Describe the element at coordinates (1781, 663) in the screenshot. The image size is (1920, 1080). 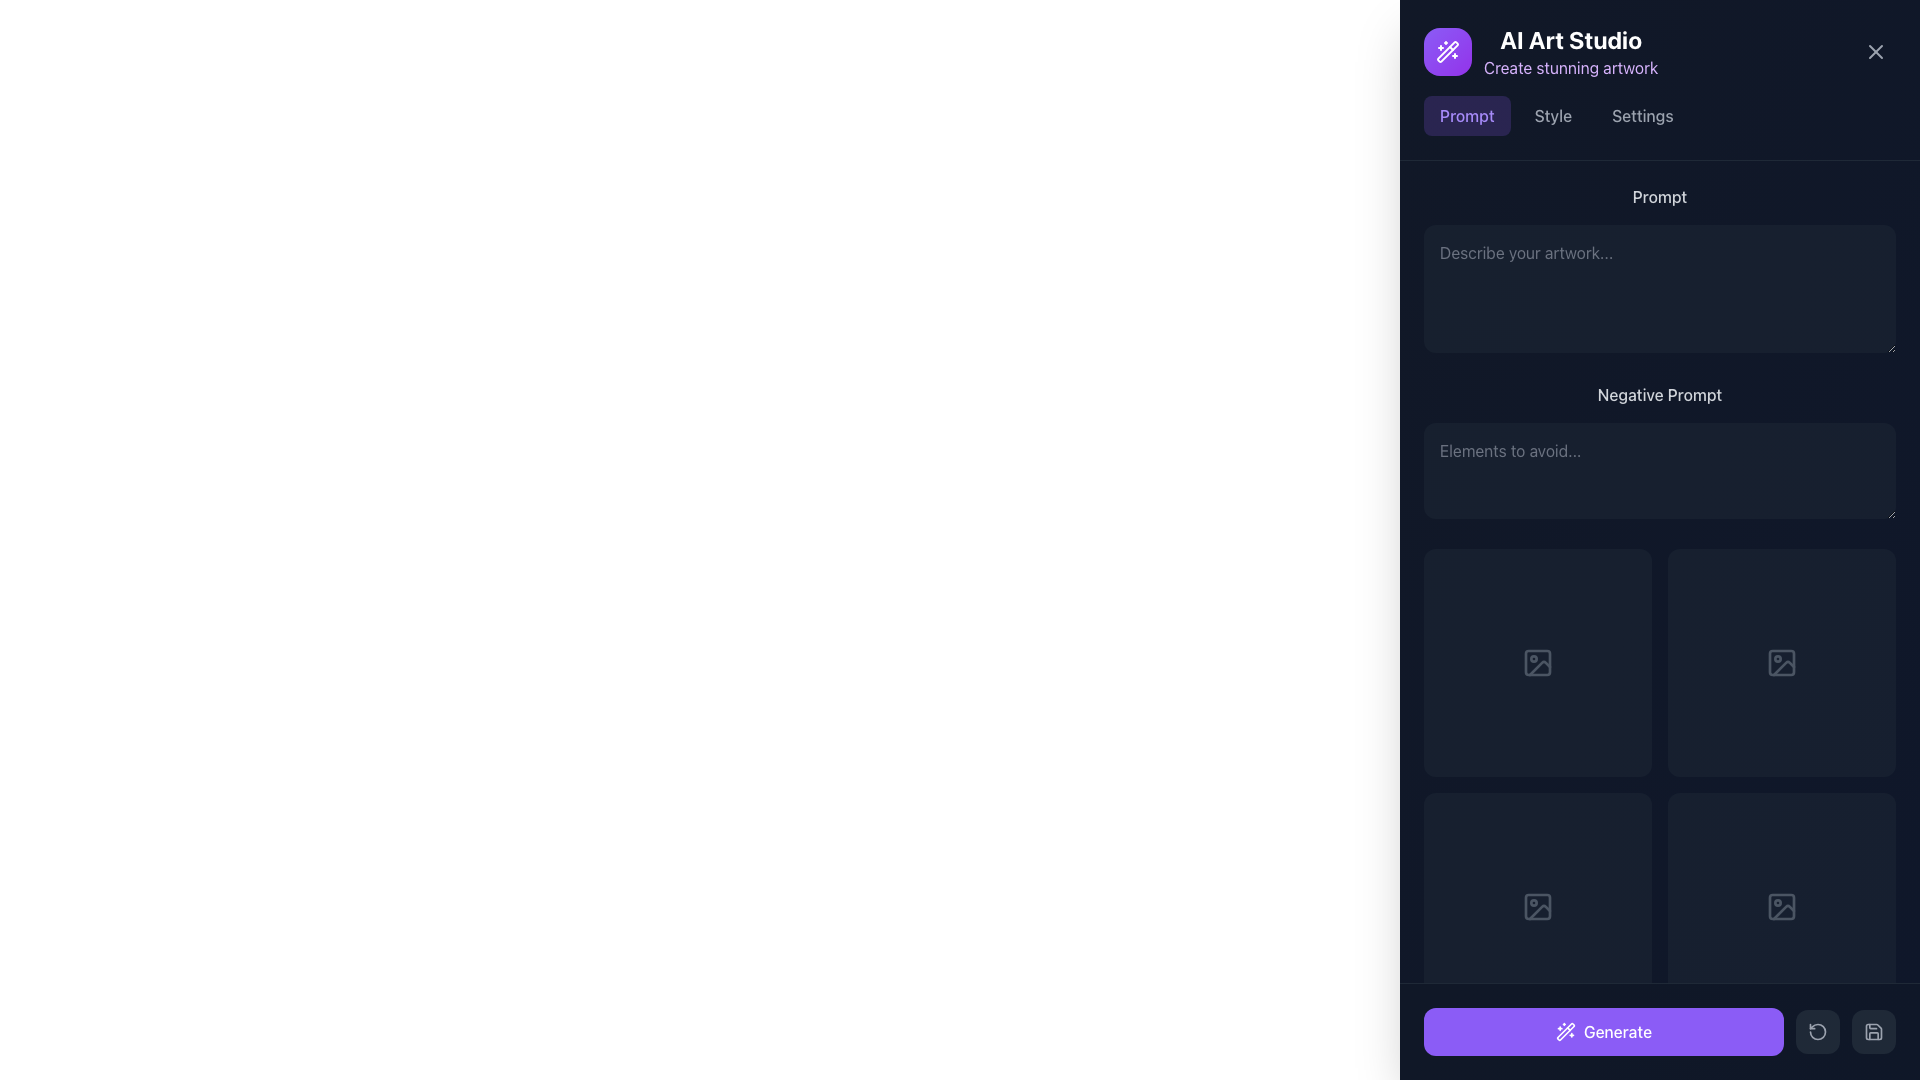
I see `the bottom-right icon in a grid of four image placeholders, which is a rectangle icon resembling an image outline with rounded corners` at that location.